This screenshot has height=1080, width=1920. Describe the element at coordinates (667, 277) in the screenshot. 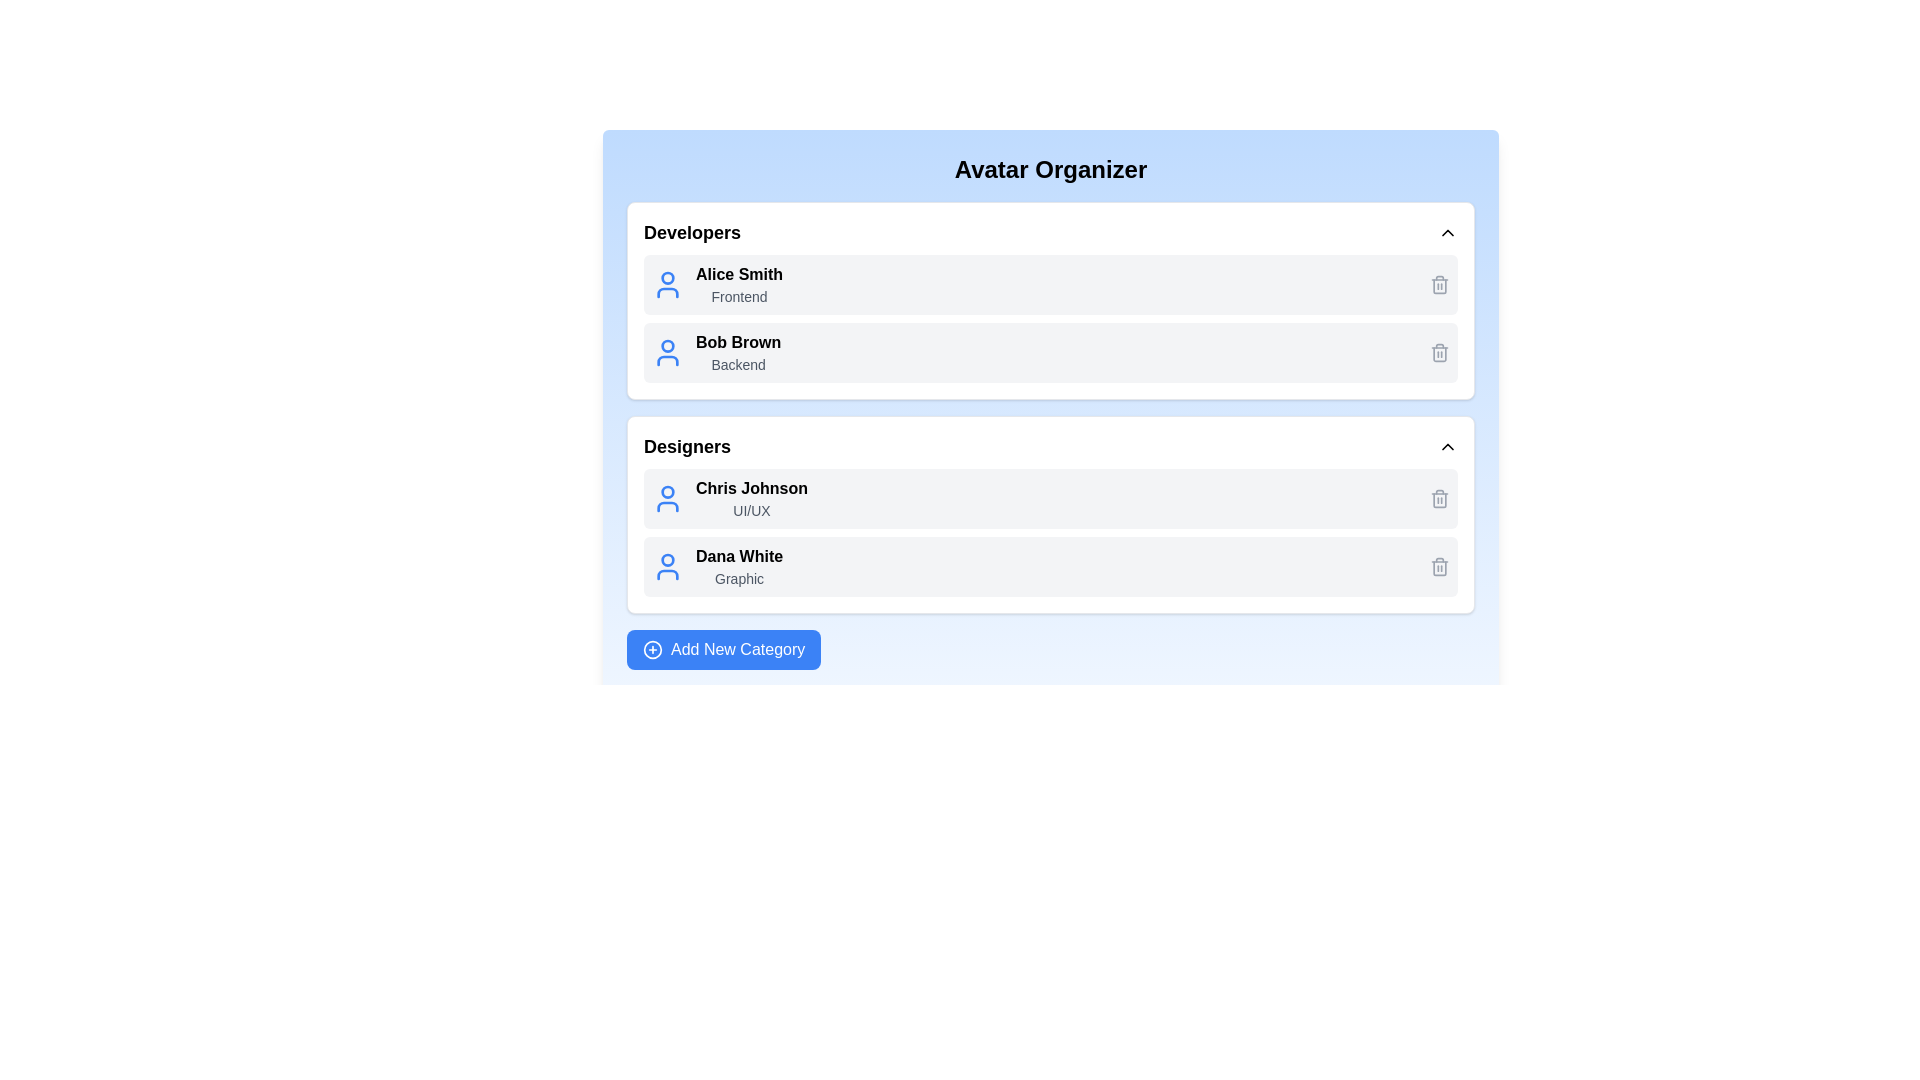

I see `the circular SVG element representing the head of the user avatar icon for Alice Smith in the Developers section` at that location.